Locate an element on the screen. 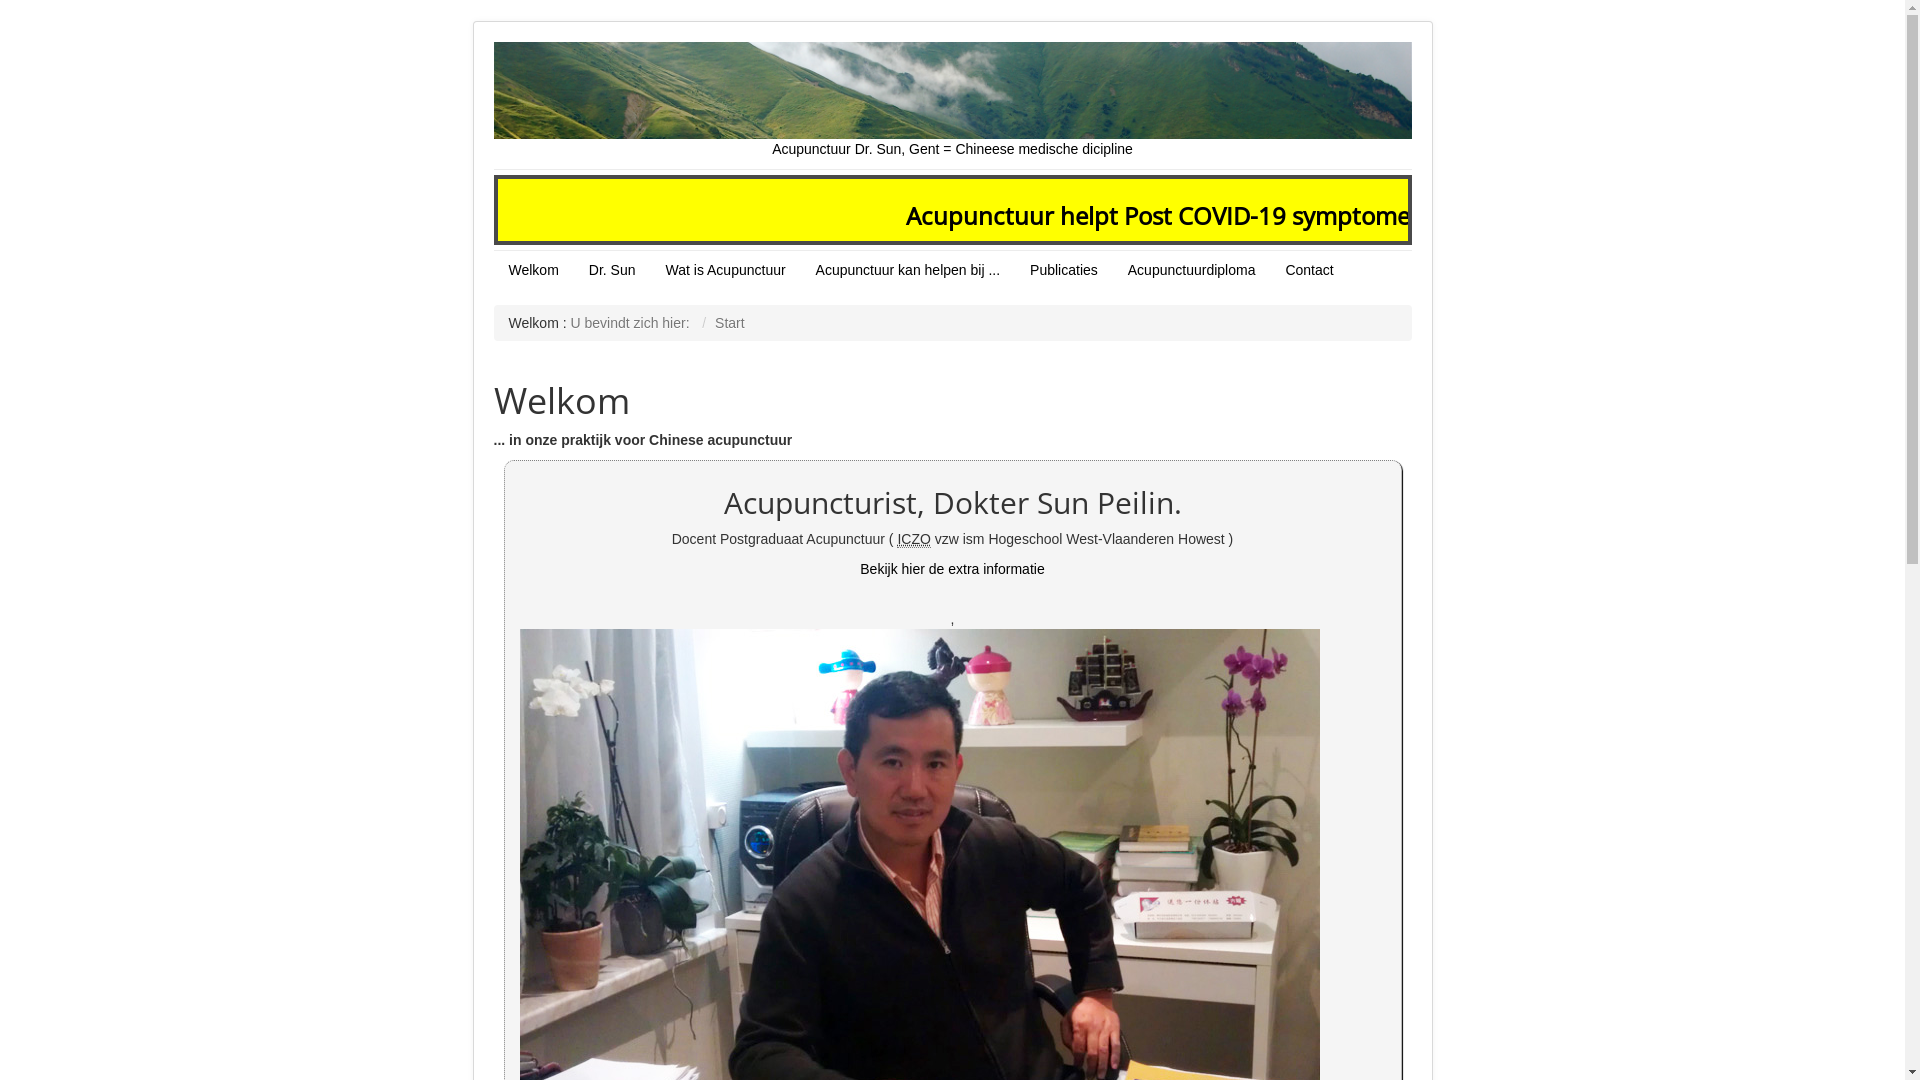 The width and height of the screenshot is (1920, 1080). 'Wat is Acupunctuur' is located at coordinates (724, 270).